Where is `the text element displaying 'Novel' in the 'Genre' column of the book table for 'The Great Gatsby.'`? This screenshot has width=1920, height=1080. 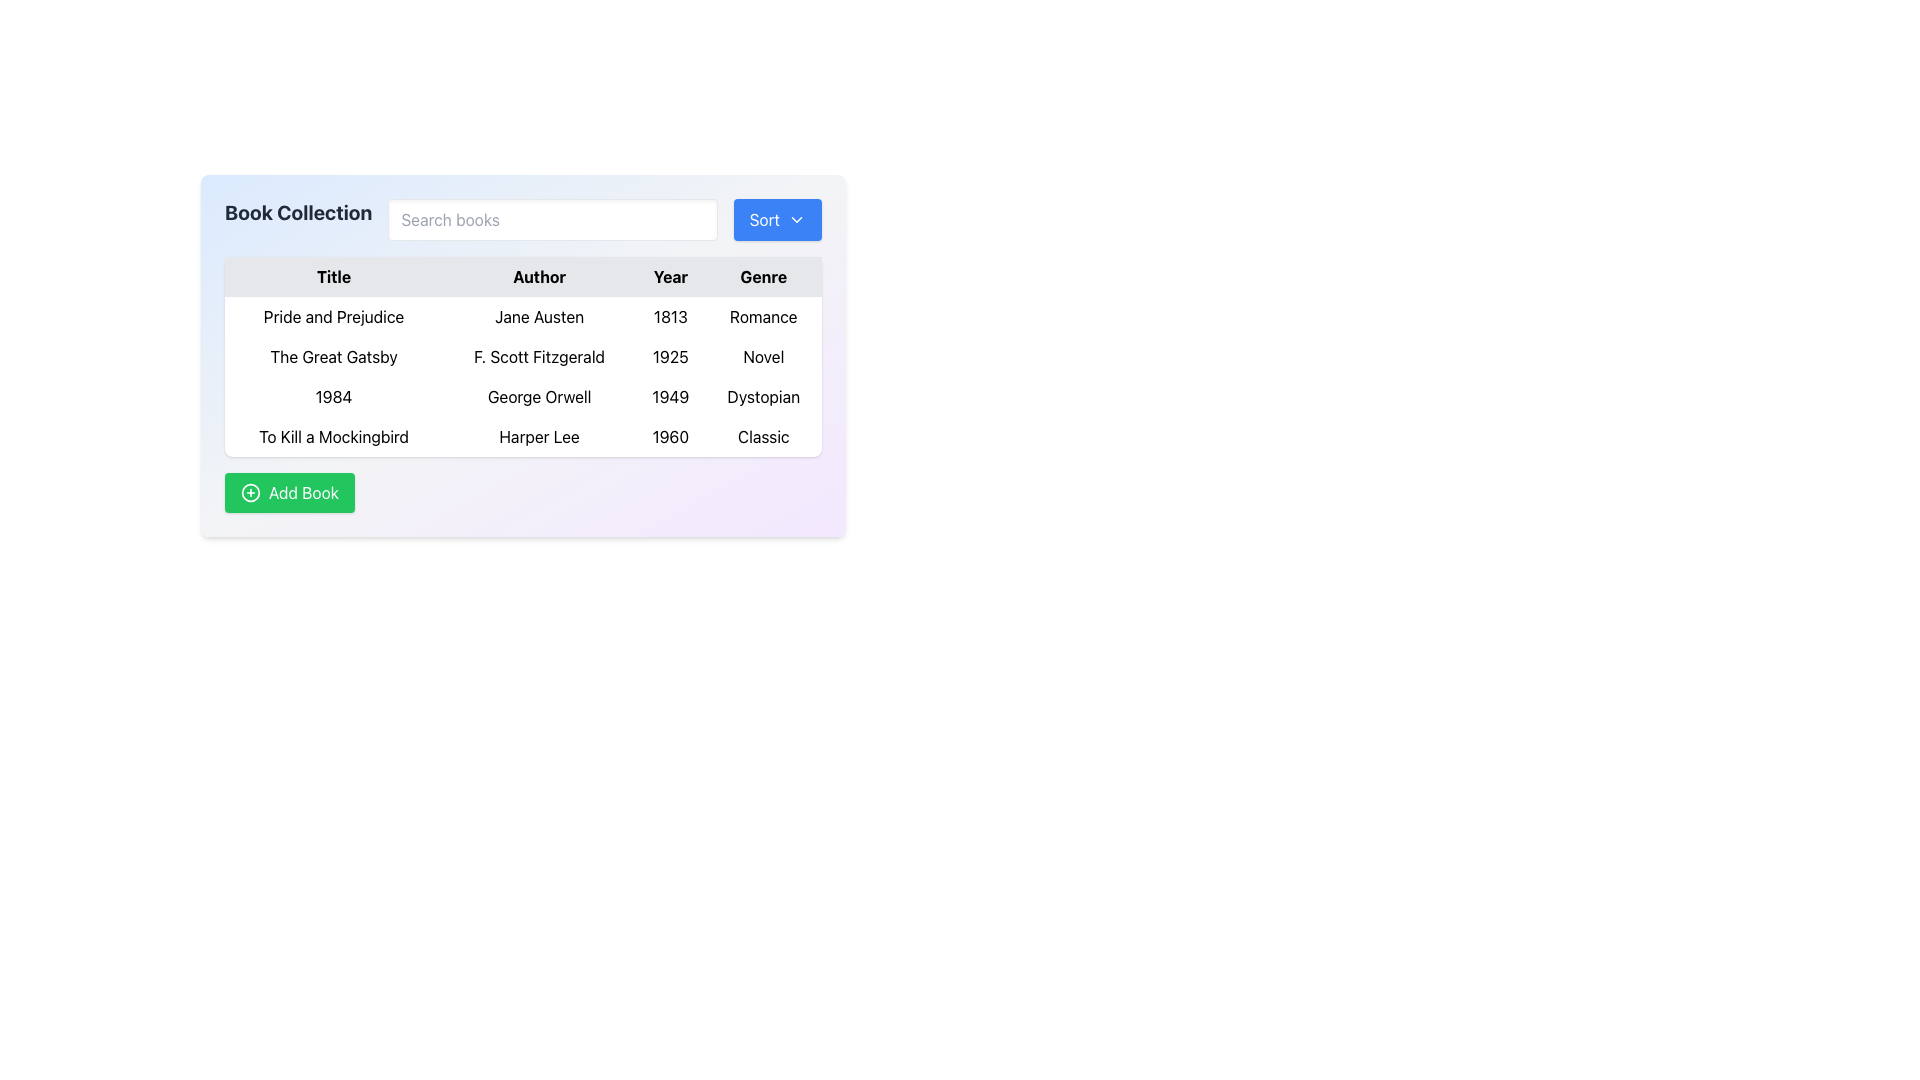
the text element displaying 'Novel' in the 'Genre' column of the book table for 'The Great Gatsby.' is located at coordinates (762, 356).